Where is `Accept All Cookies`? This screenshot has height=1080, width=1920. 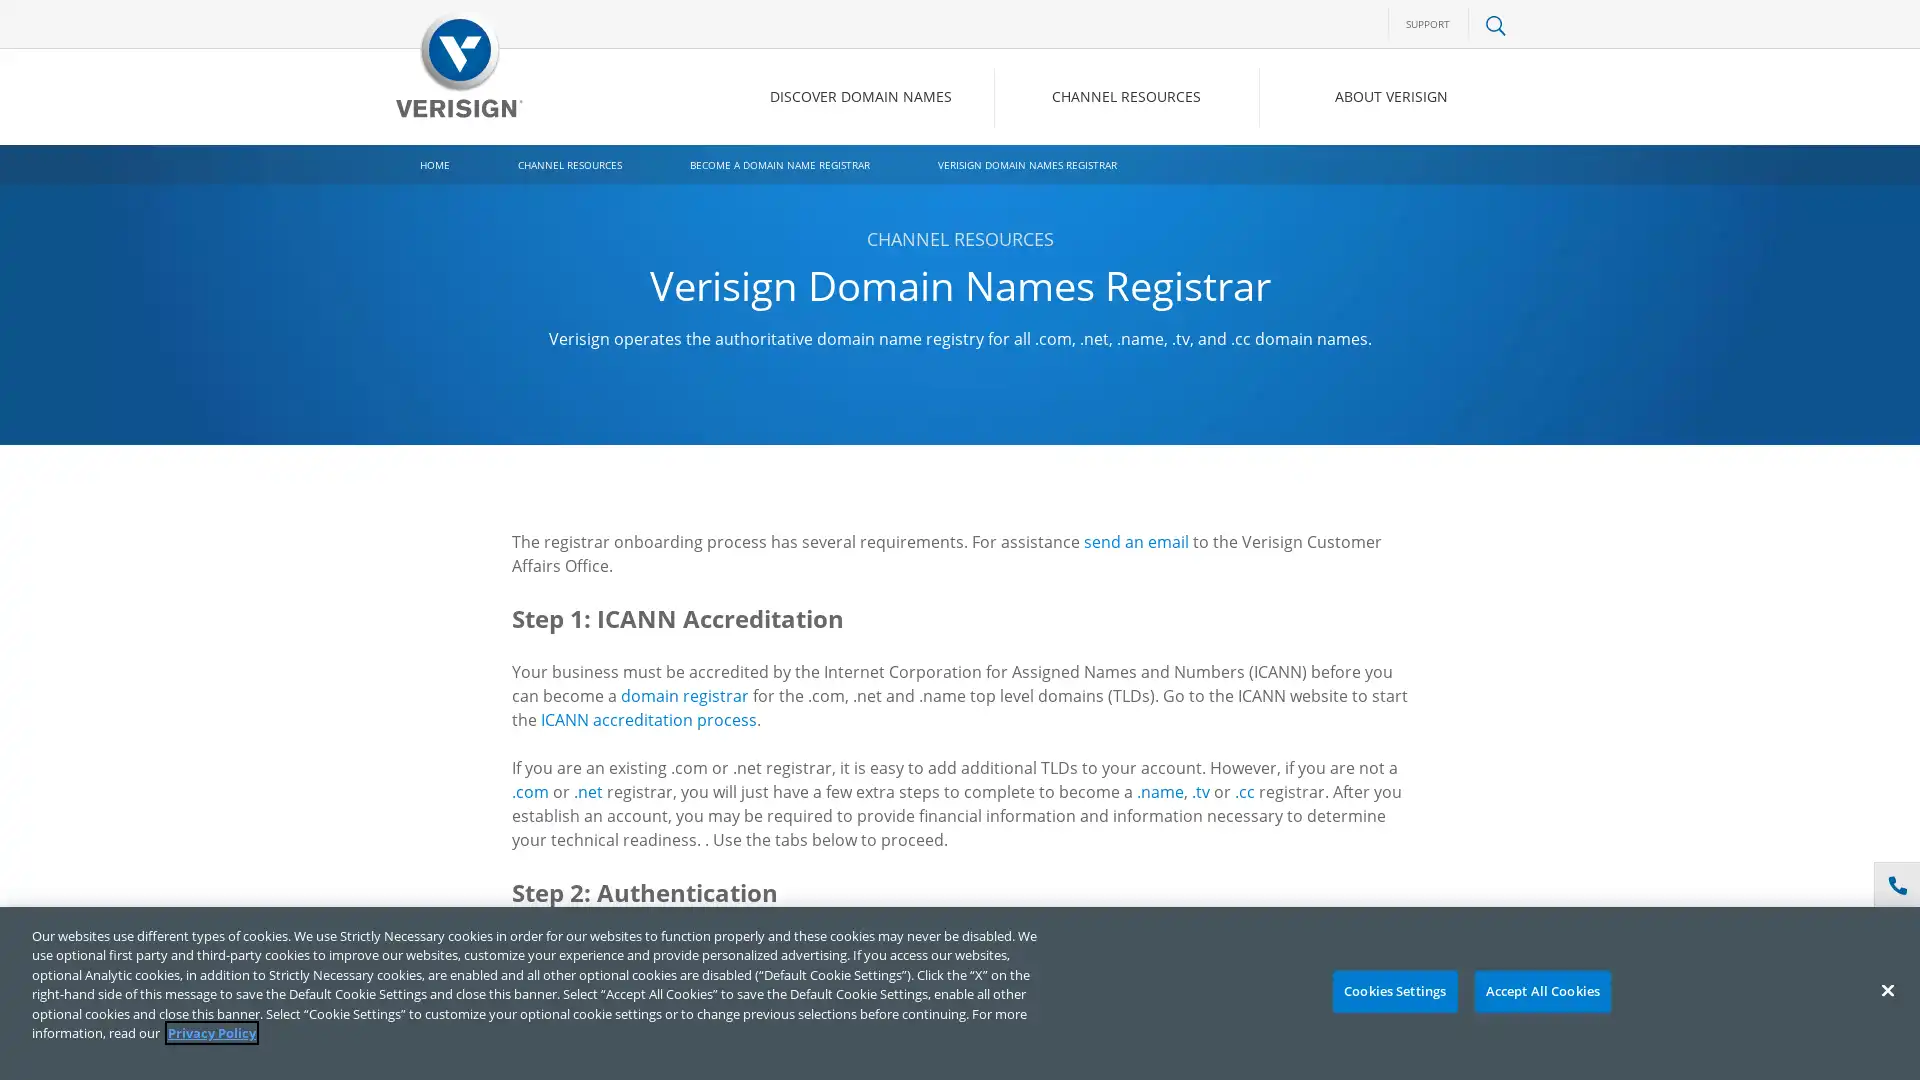 Accept All Cookies is located at coordinates (1541, 991).